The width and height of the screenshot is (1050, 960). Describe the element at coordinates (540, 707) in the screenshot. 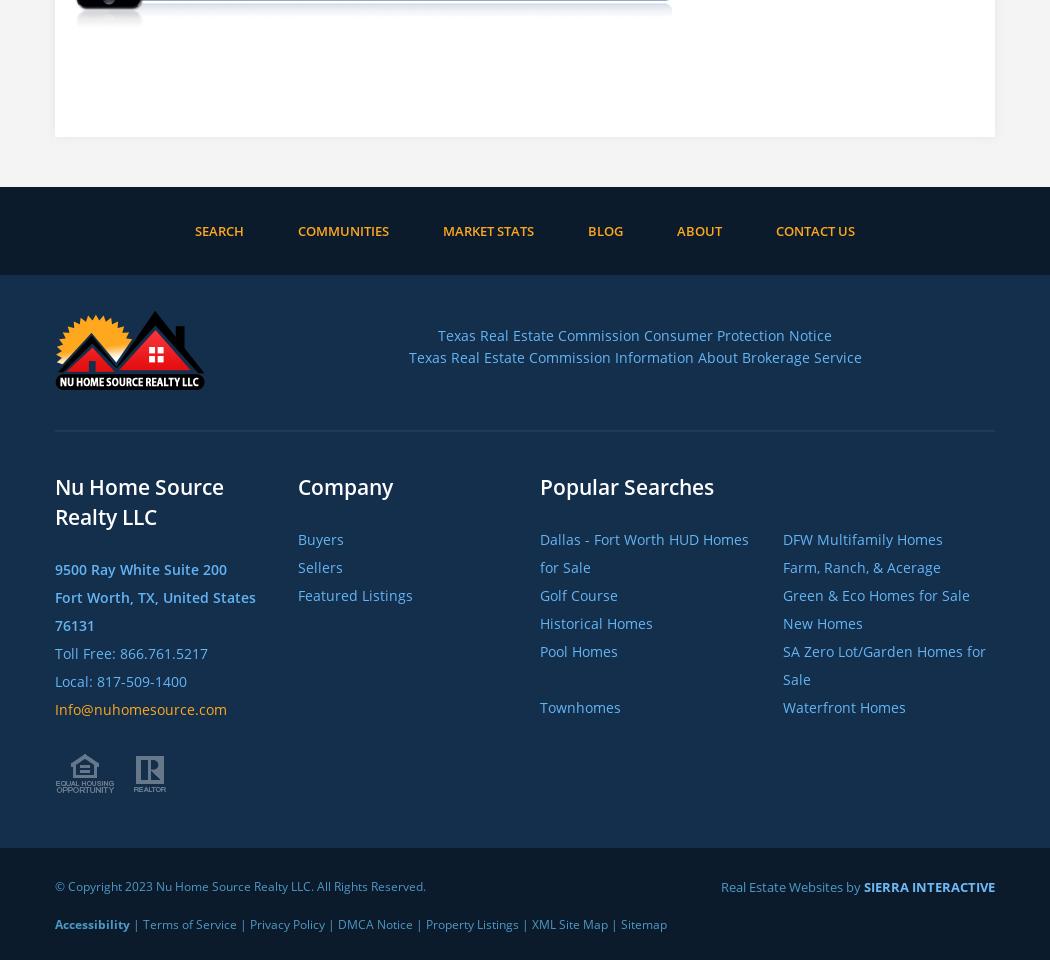

I see `'Townhomes'` at that location.